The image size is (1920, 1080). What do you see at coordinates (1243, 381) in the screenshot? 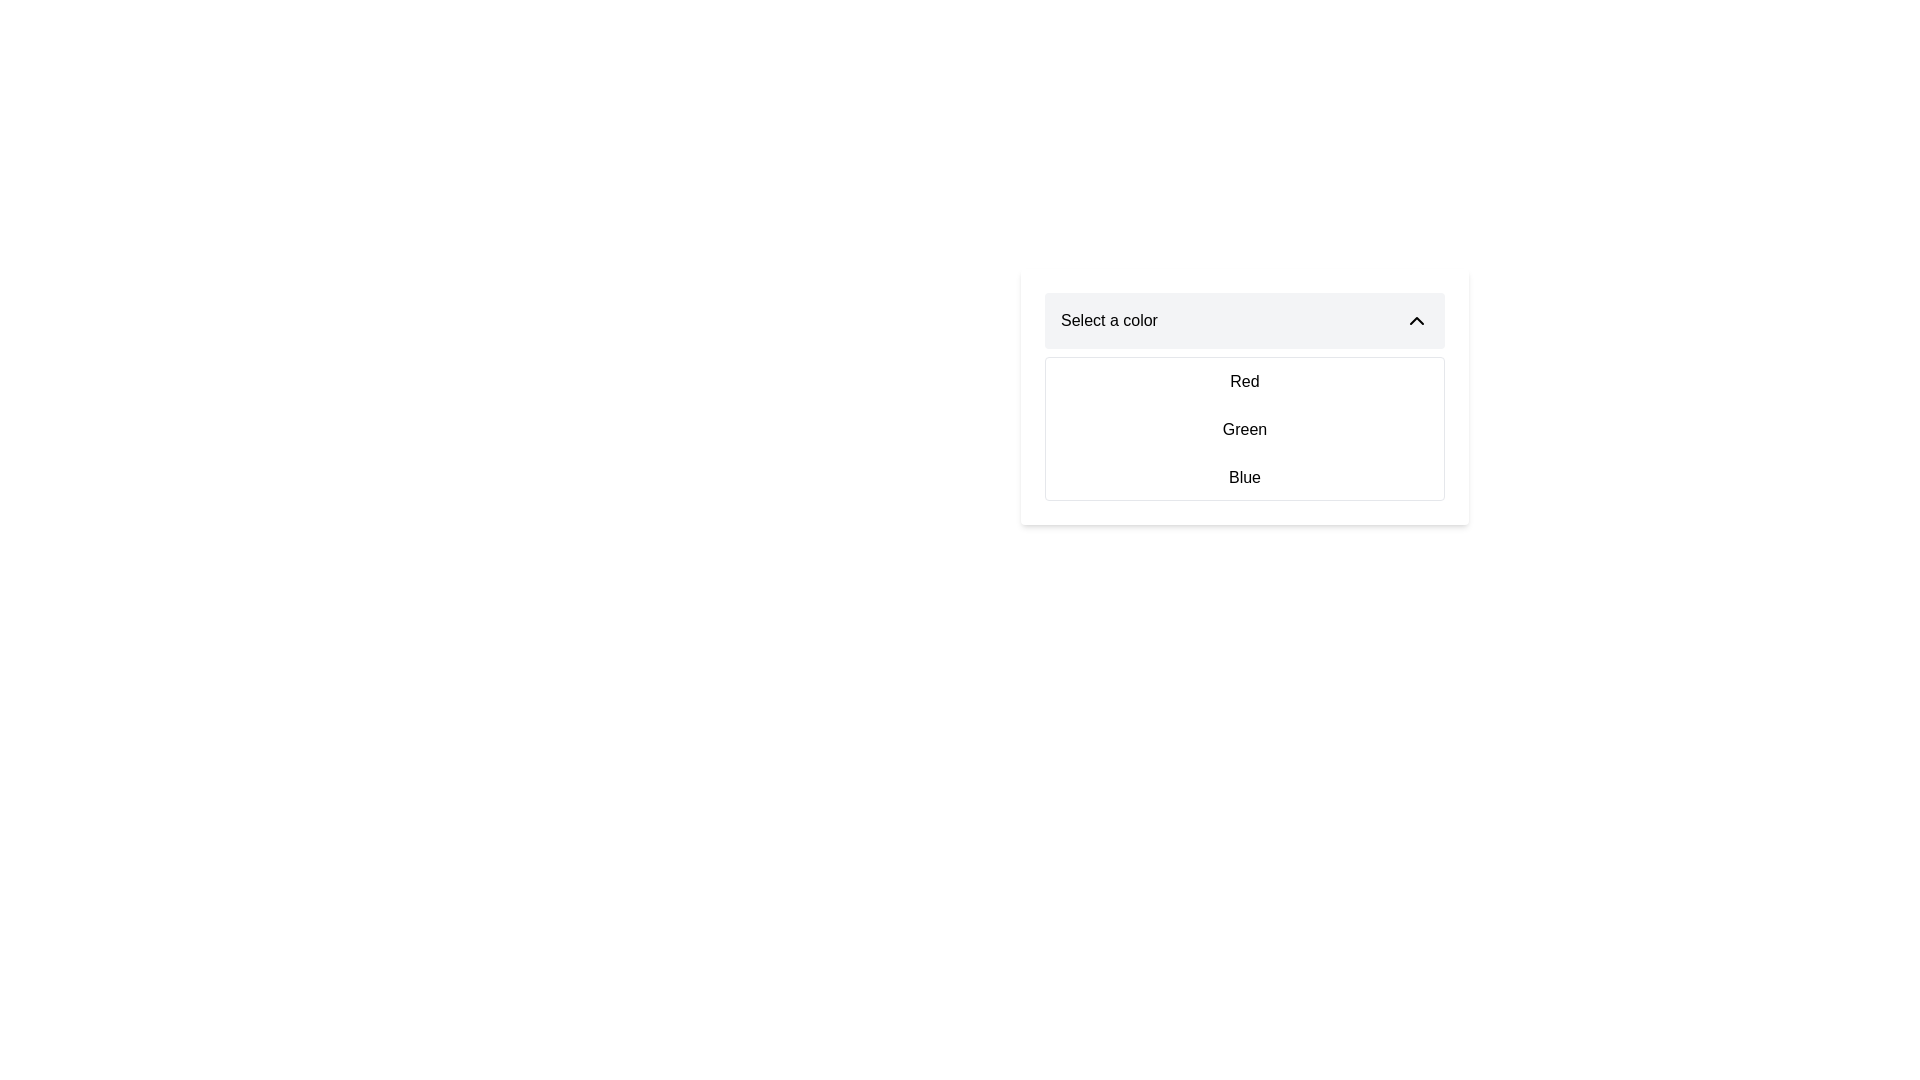
I see `the first list item labeled 'Red' in the dropdown menu` at bounding box center [1243, 381].